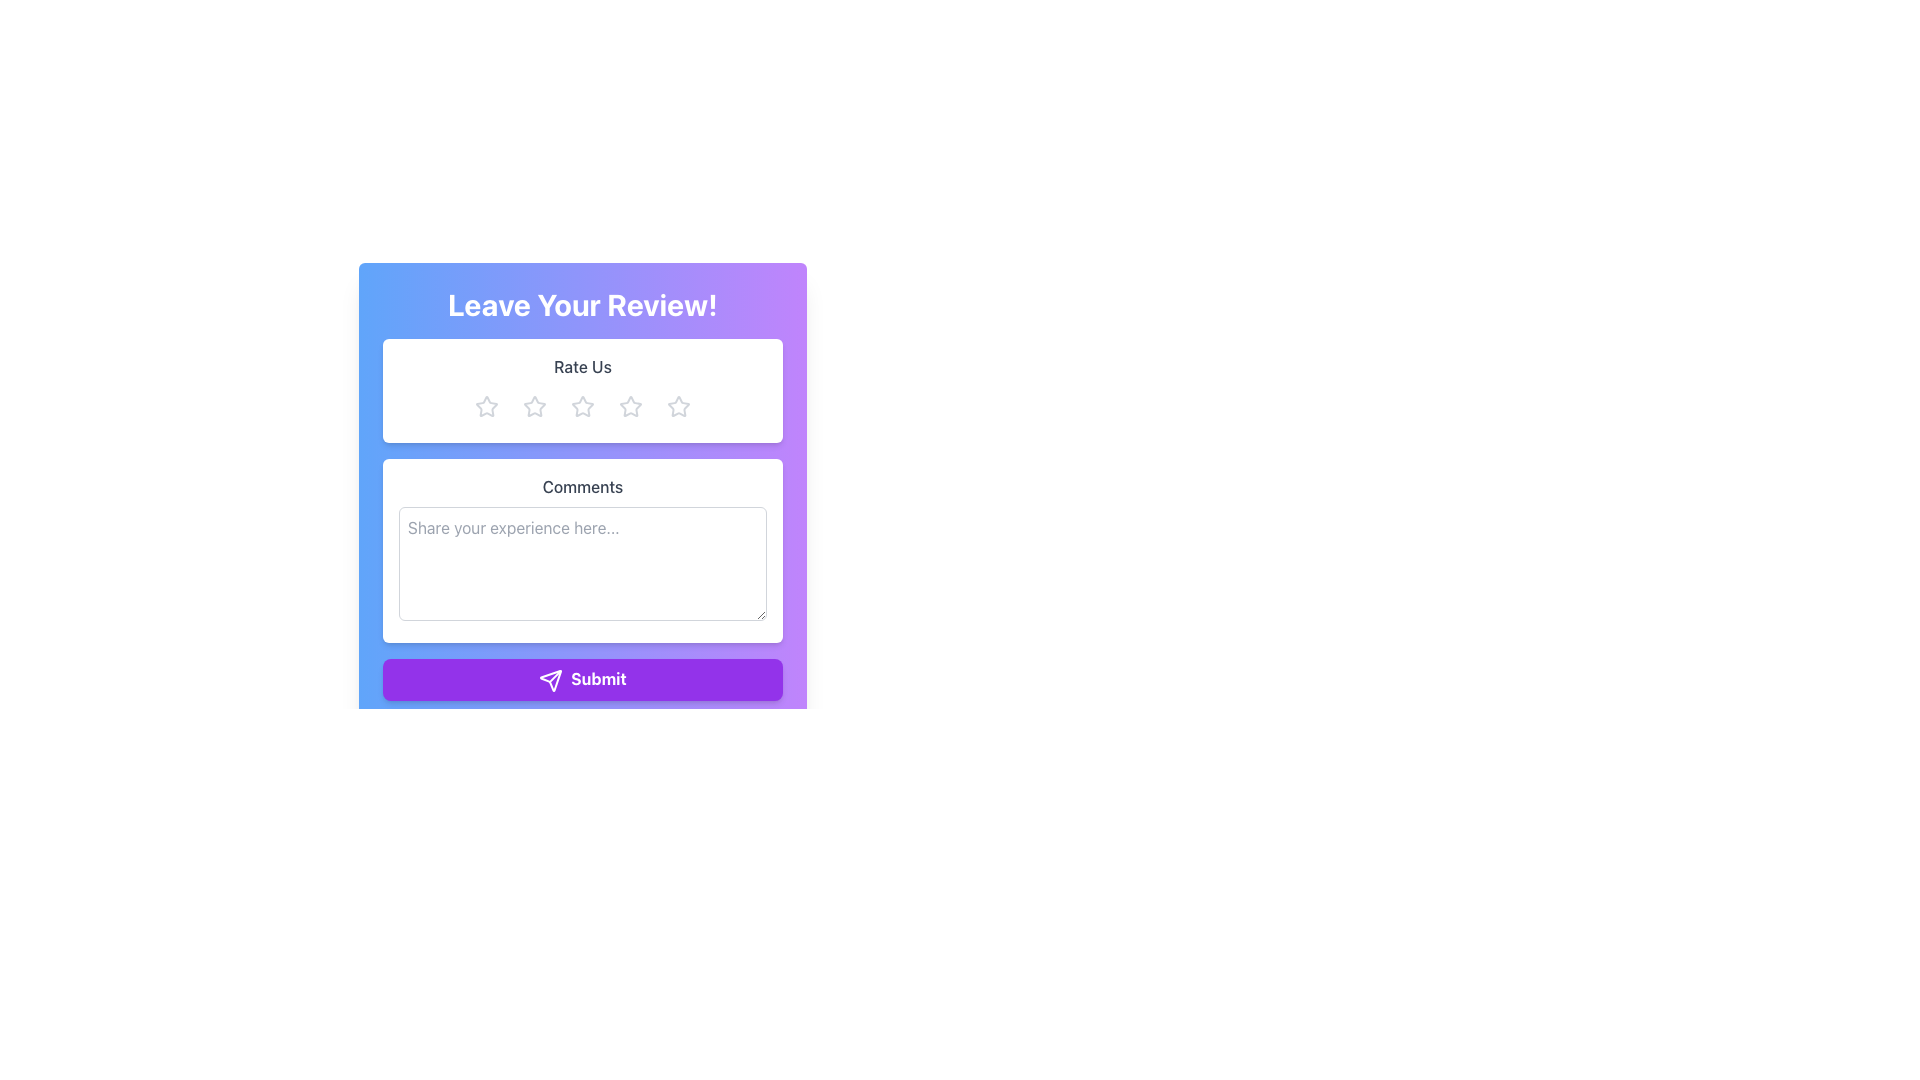 Image resolution: width=1920 pixels, height=1080 pixels. I want to click on the third rating star icon in the 'Rate Us' panel to set the user's rating to three, so click(581, 406).